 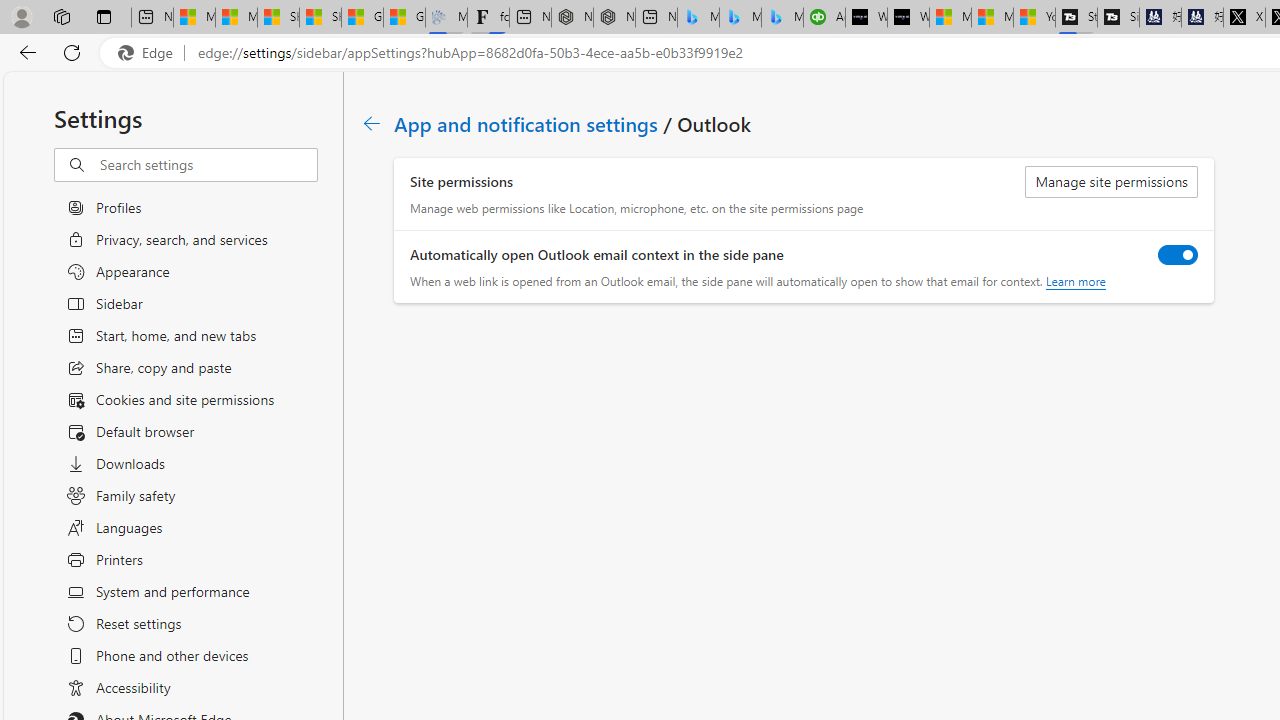 What do you see at coordinates (1178, 253) in the screenshot?
I see `'Automatically open Outlook email context in the side pane'` at bounding box center [1178, 253].